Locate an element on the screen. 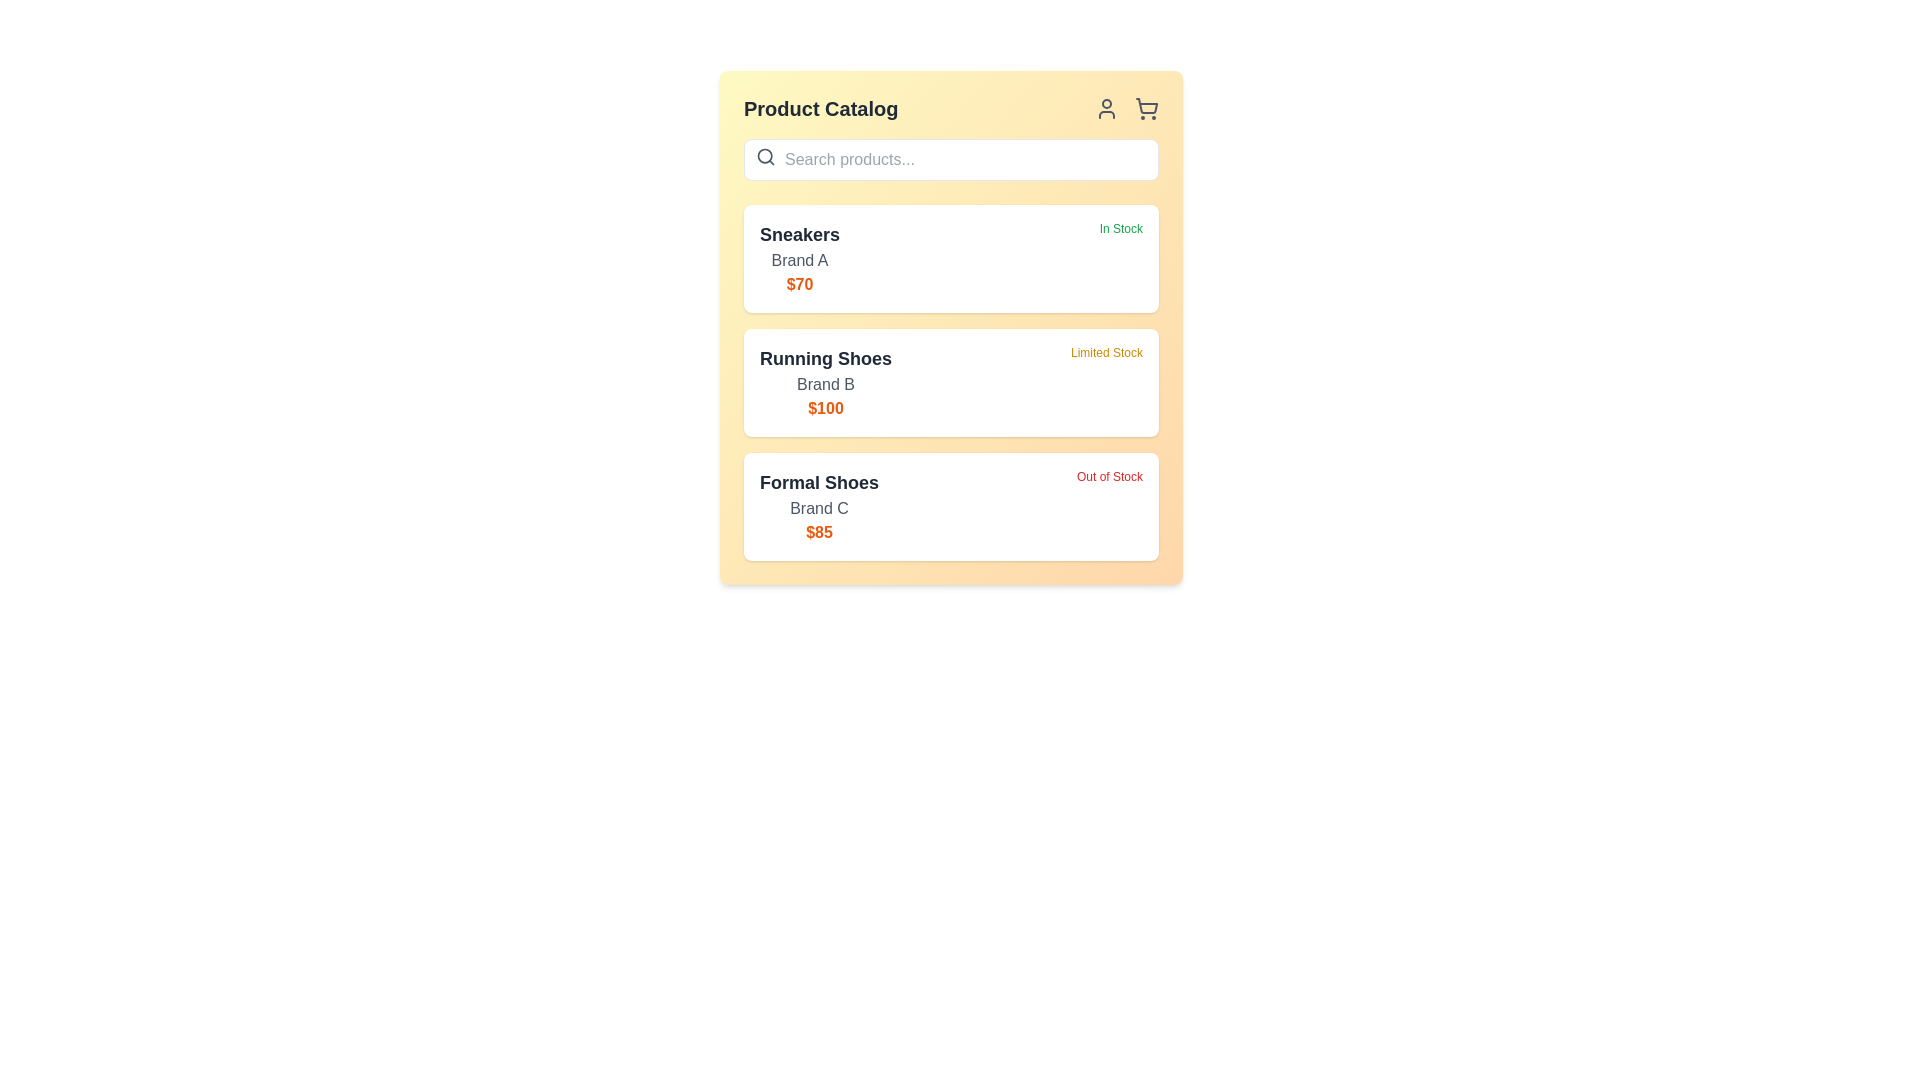 The height and width of the screenshot is (1080, 1920). price information displayed in the bold orange text label showing '$70', which is located within the product information card for 'Sneakers' is located at coordinates (800, 285).